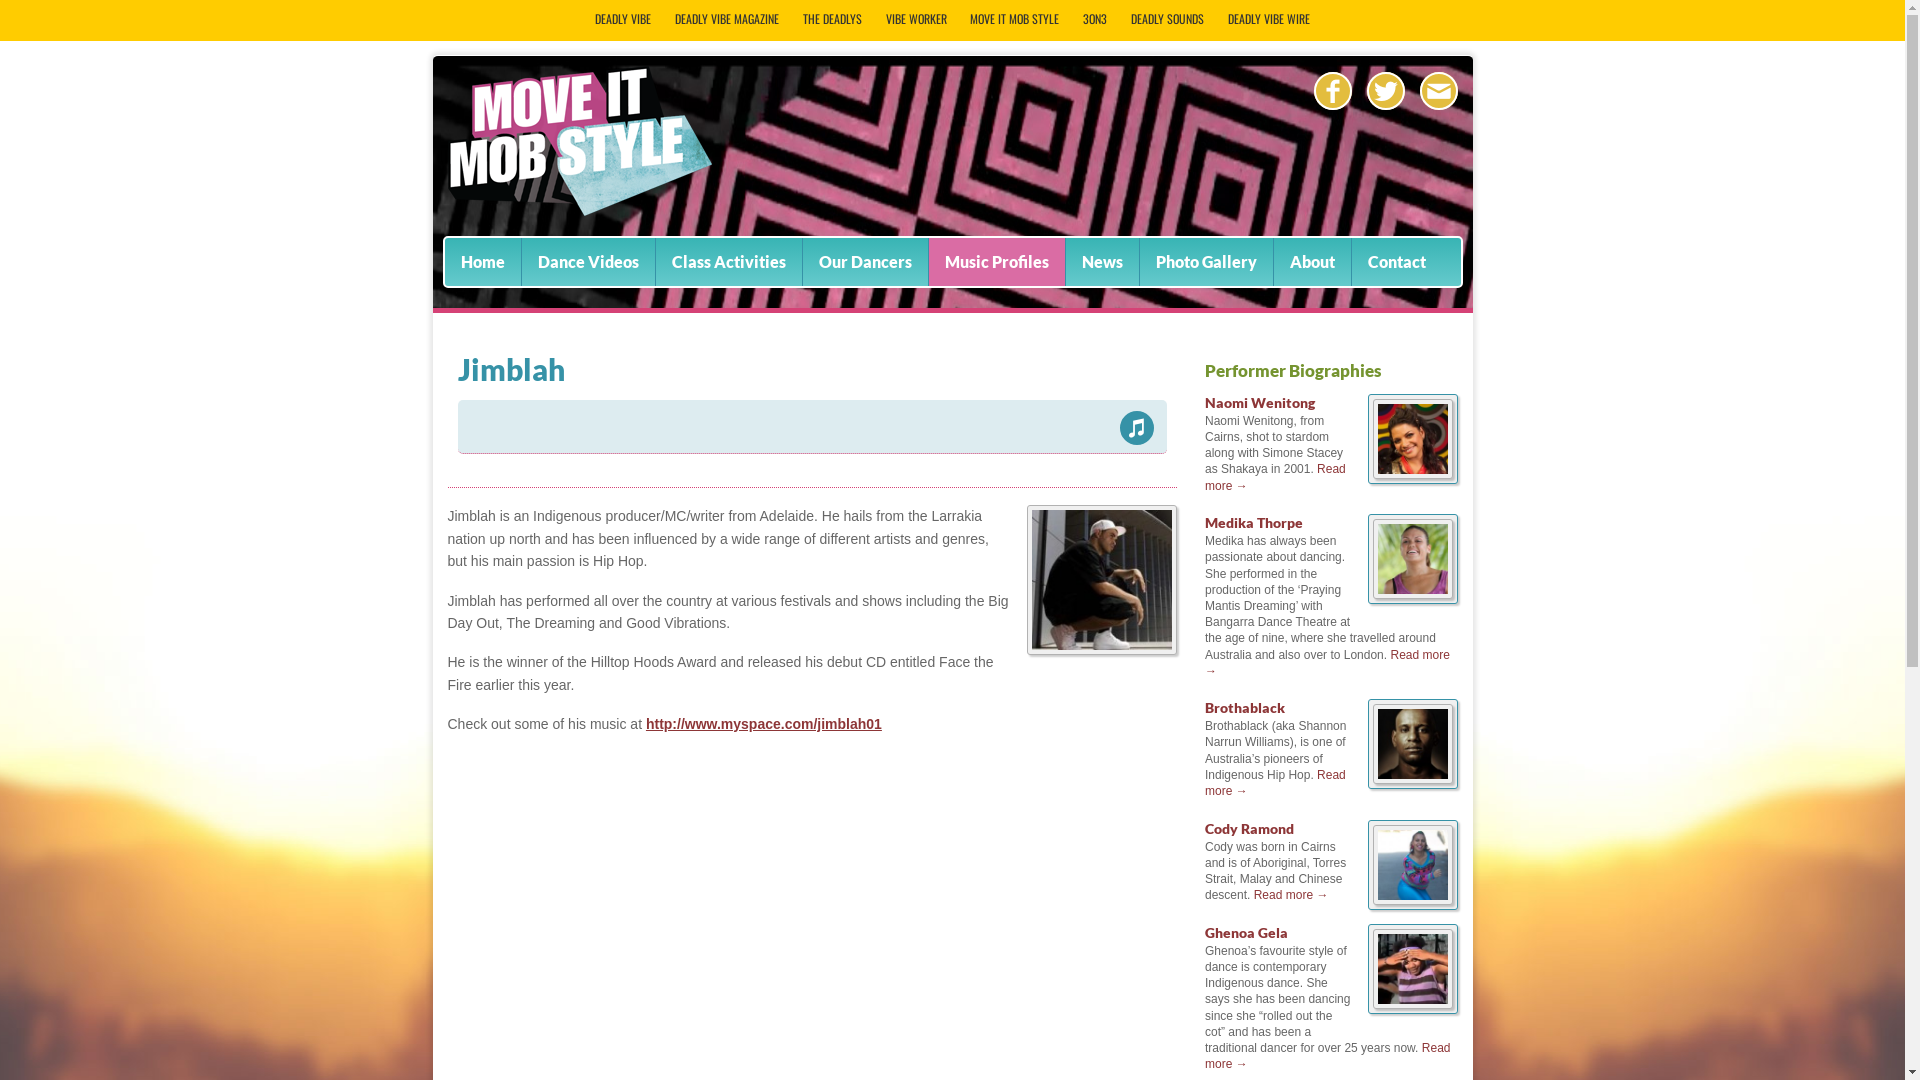 The image size is (1920, 1080). What do you see at coordinates (1101, 261) in the screenshot?
I see `'News'` at bounding box center [1101, 261].